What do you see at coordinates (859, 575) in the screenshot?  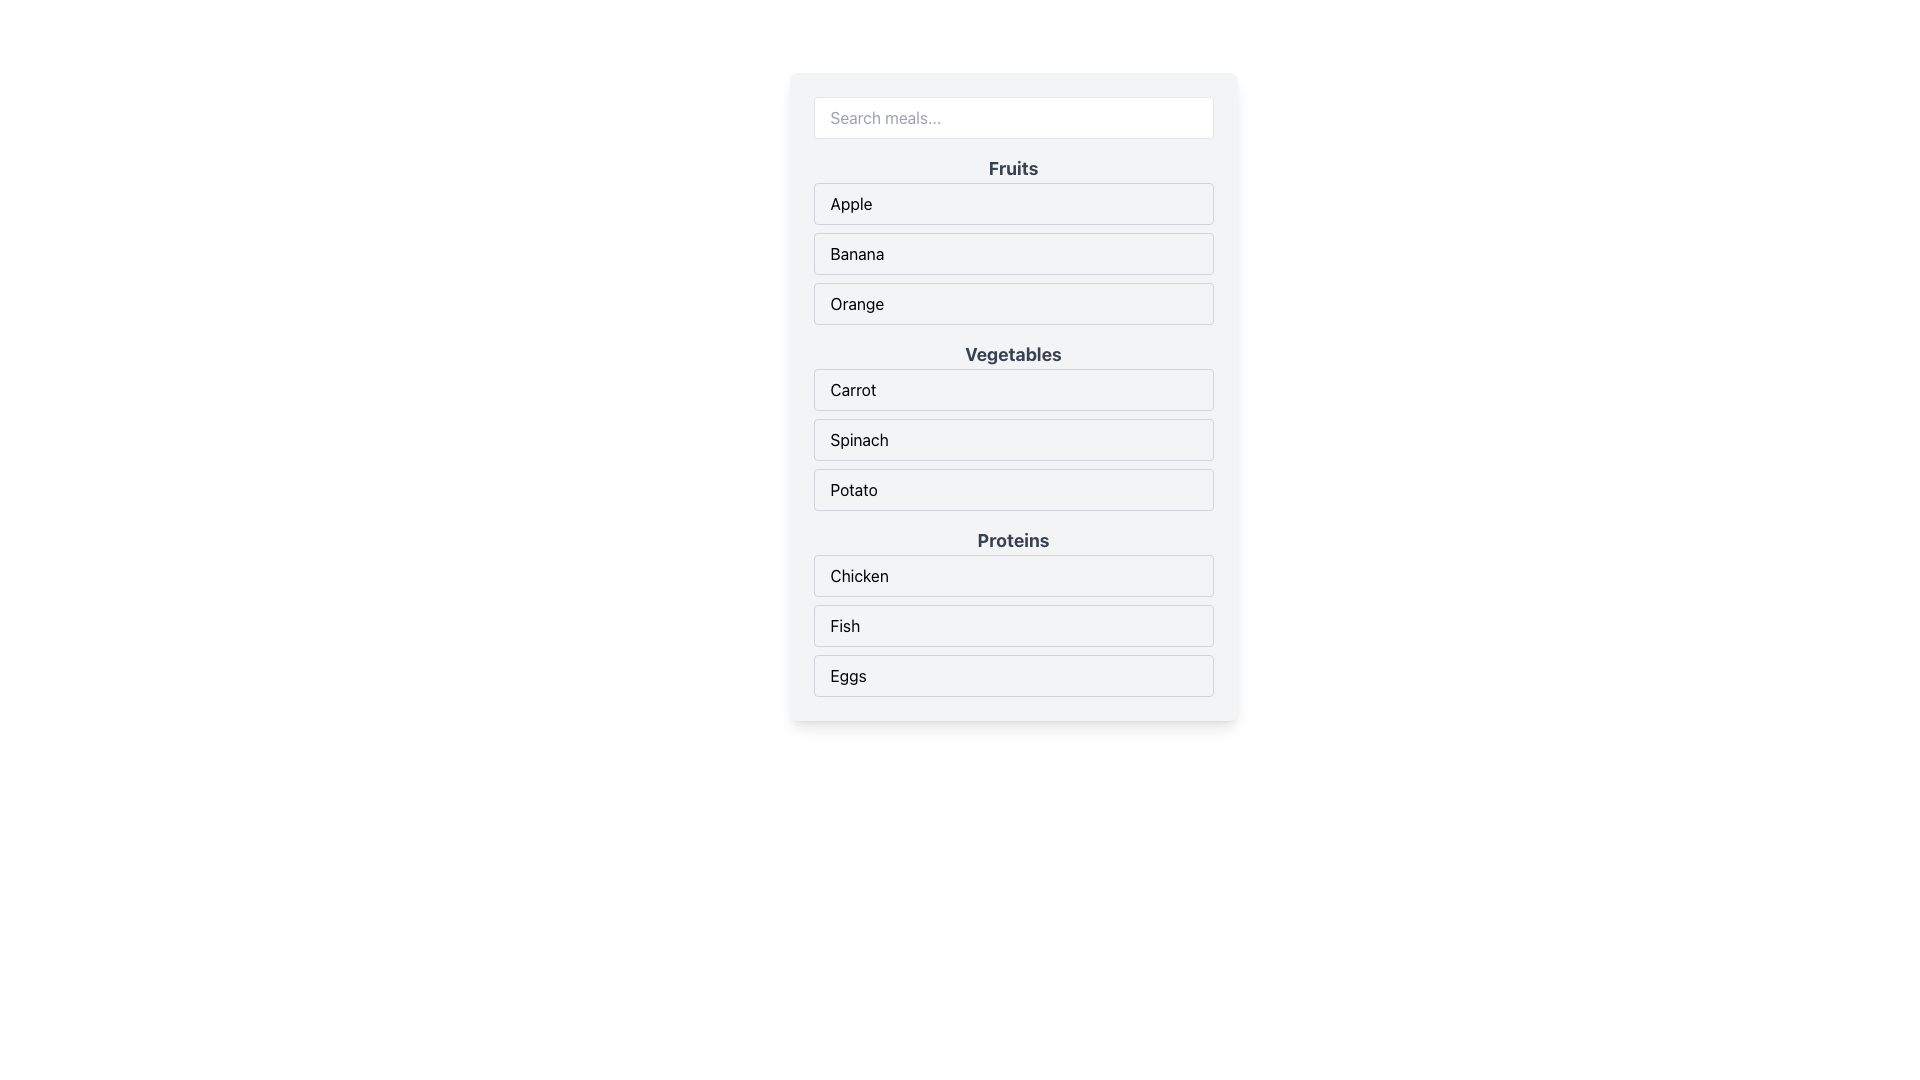 I see `the 'Chicken' text label in the 'Proteins' section` at bounding box center [859, 575].